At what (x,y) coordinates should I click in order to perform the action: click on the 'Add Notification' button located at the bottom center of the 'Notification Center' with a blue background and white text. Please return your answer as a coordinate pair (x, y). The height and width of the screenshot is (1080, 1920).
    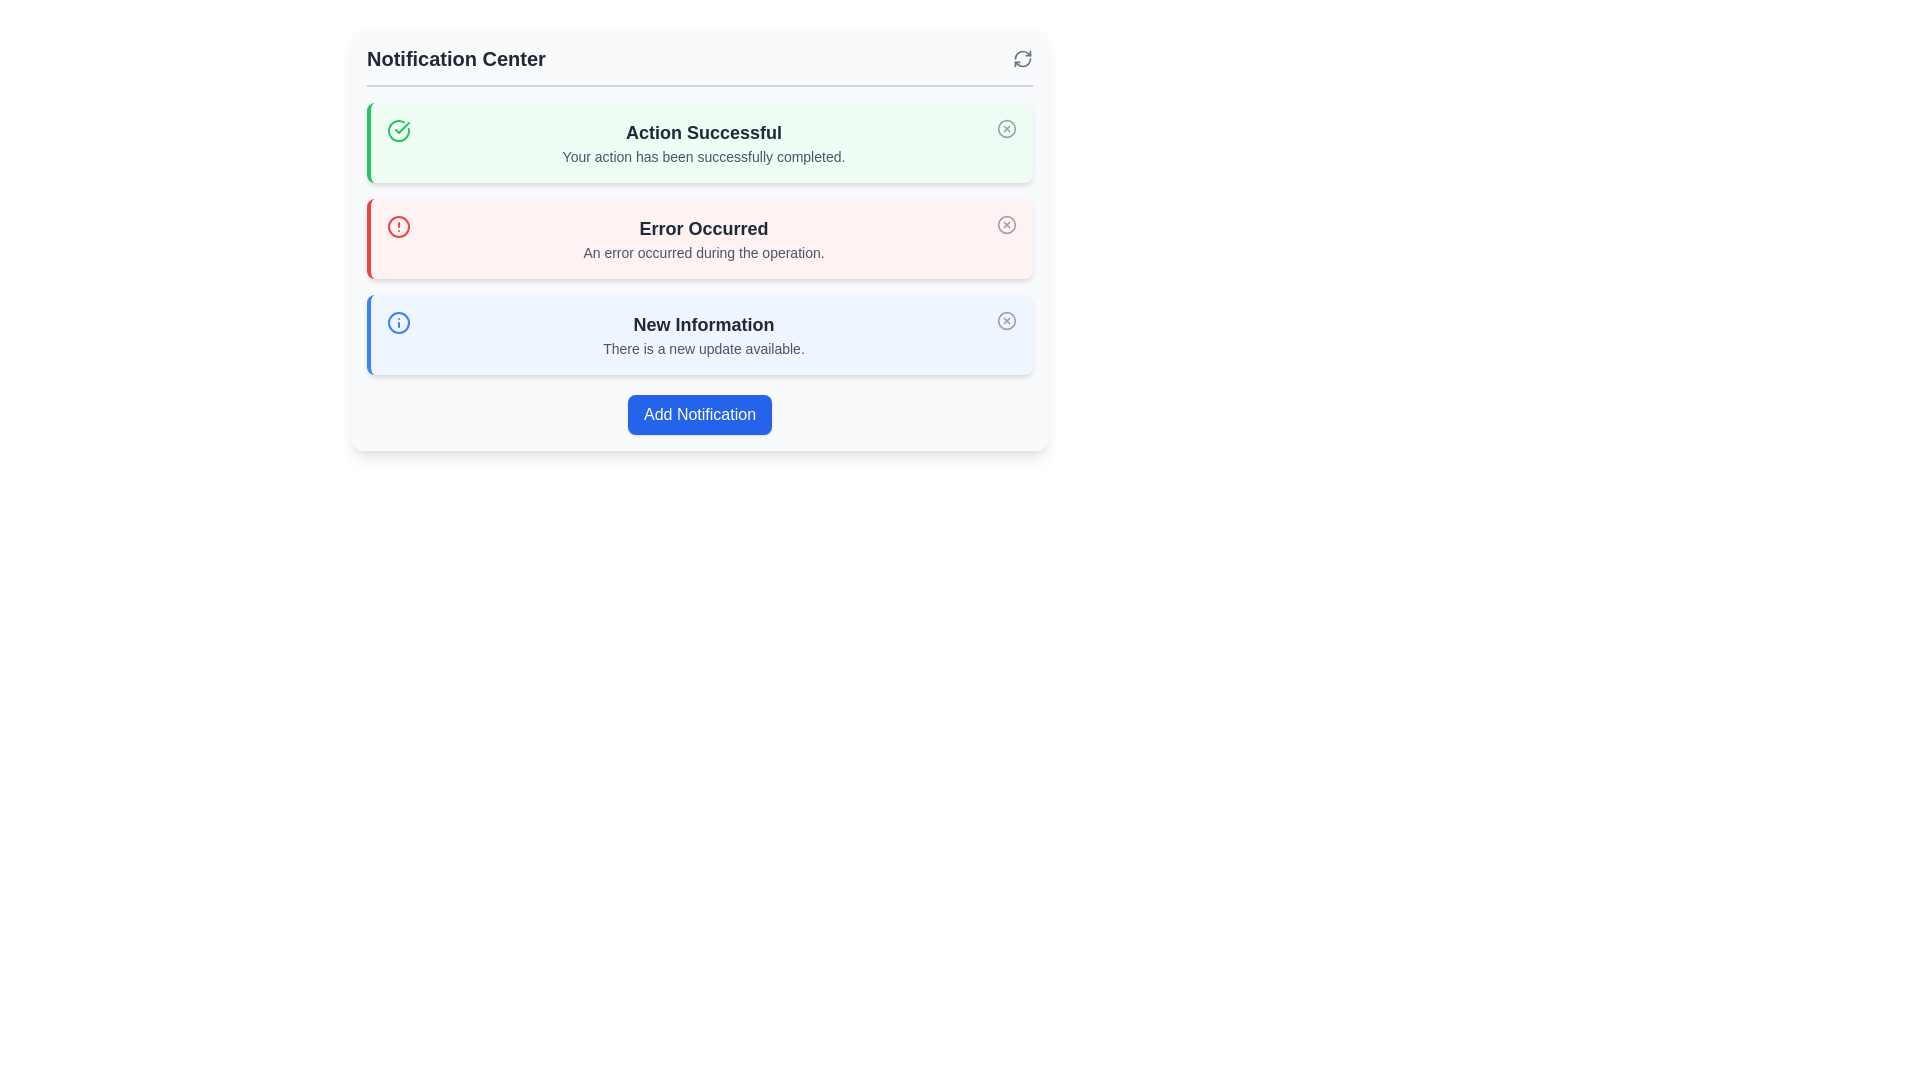
    Looking at the image, I should click on (700, 414).